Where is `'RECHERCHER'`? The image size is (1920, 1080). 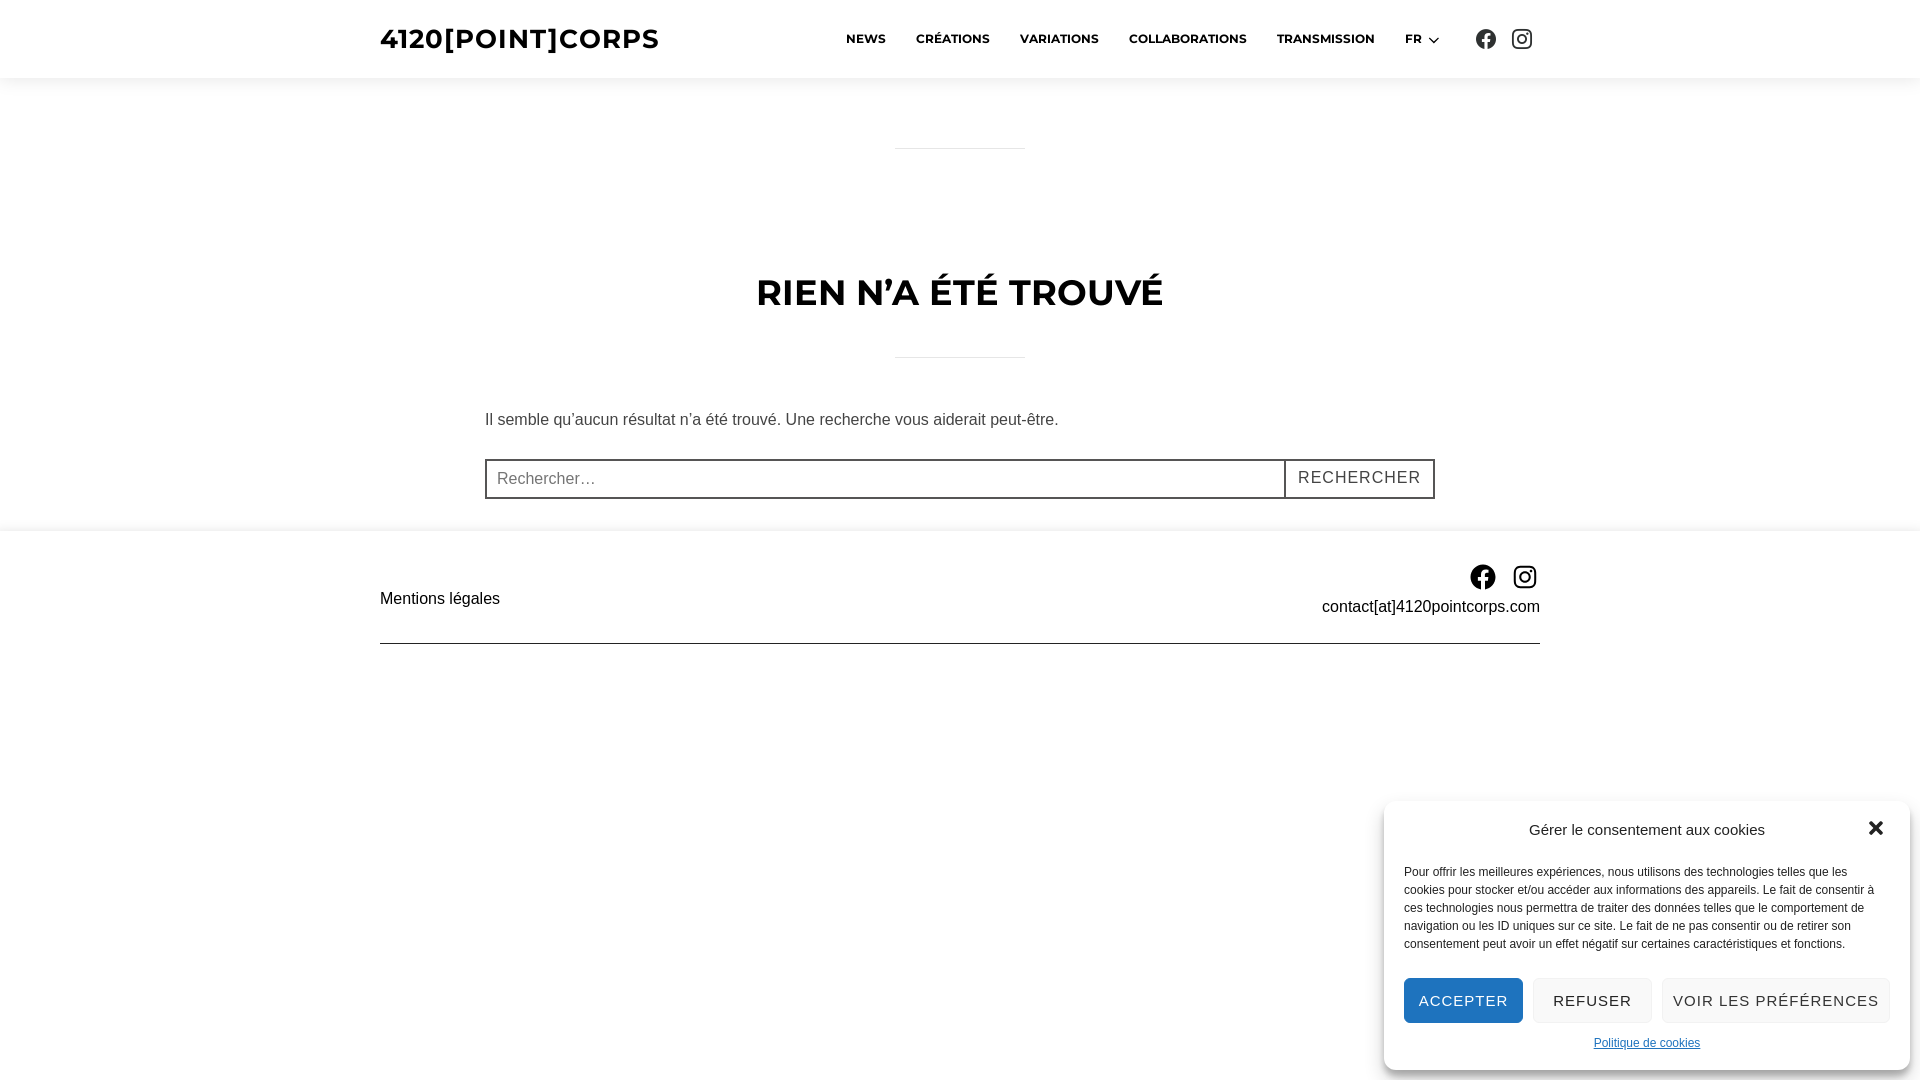
'RECHERCHER' is located at coordinates (1359, 478).